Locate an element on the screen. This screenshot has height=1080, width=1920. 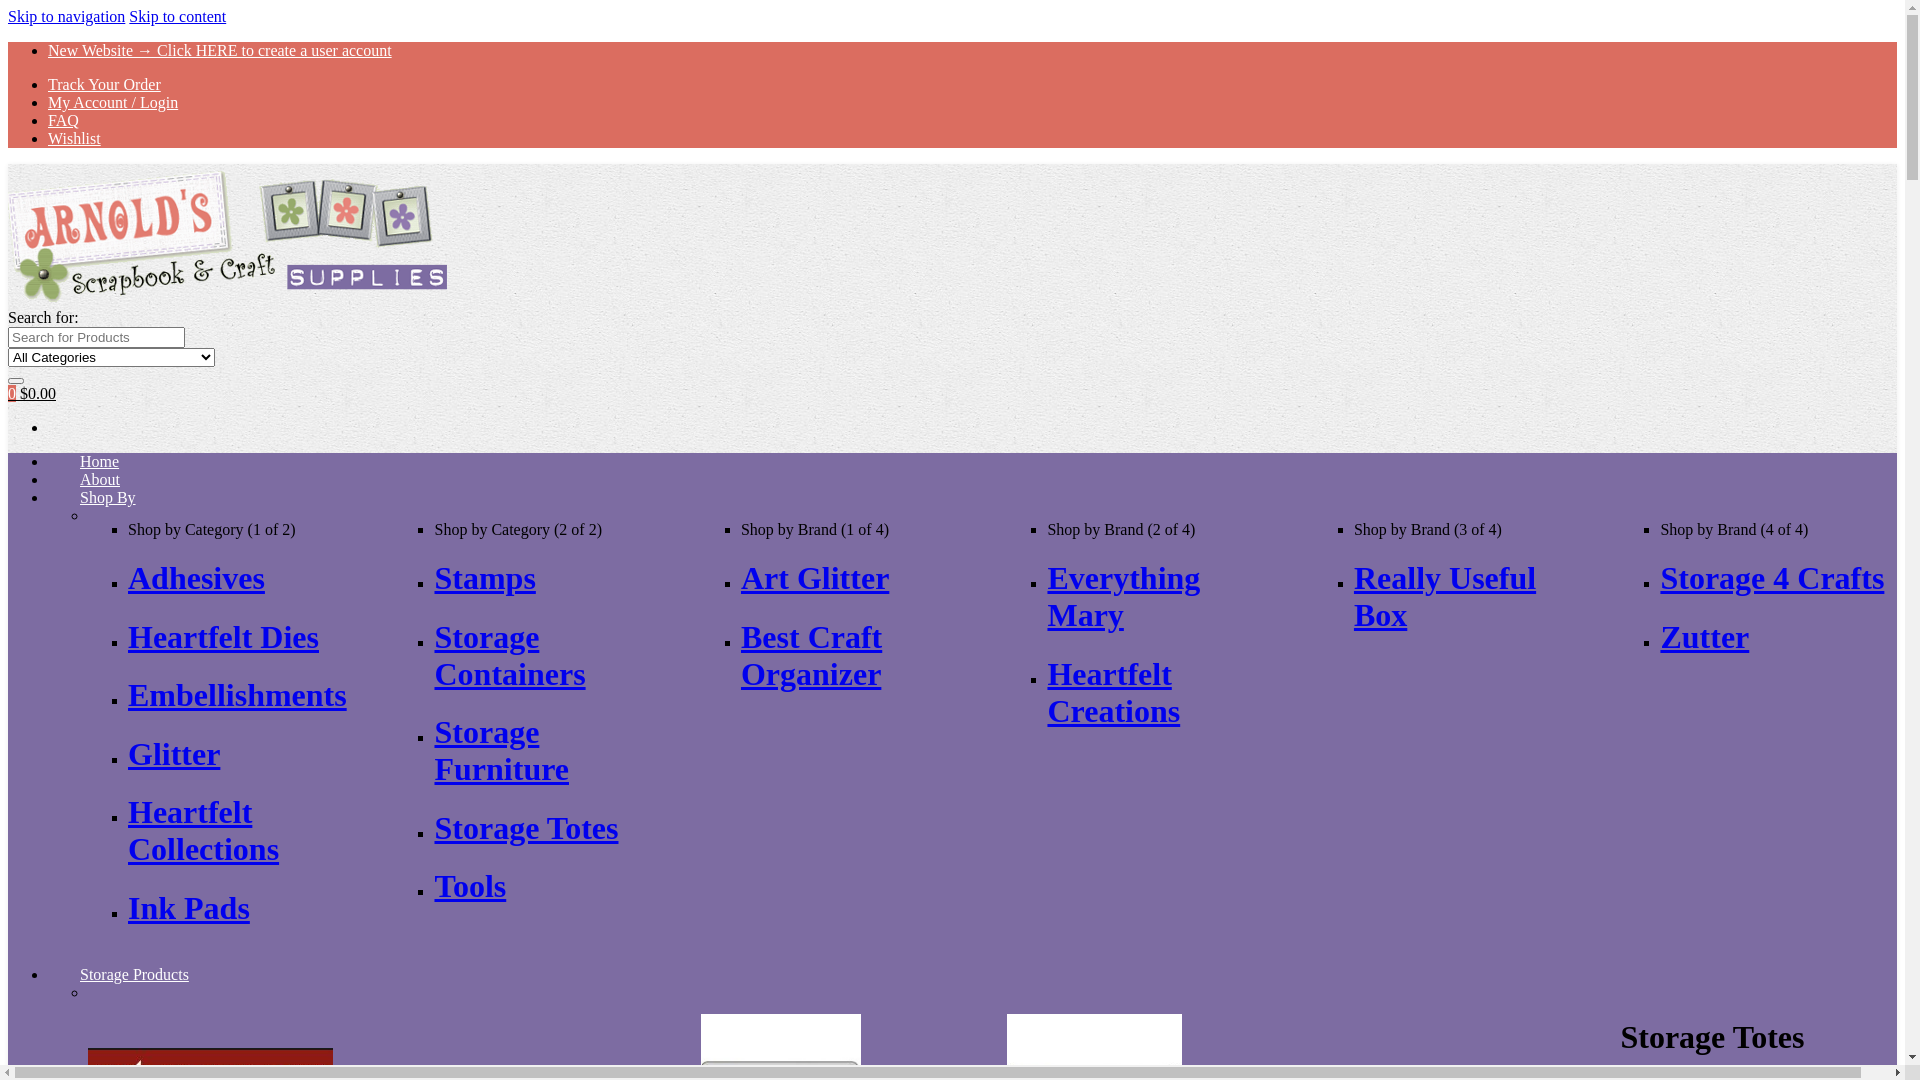
'Heartfelt Creations' is located at coordinates (1112, 691).